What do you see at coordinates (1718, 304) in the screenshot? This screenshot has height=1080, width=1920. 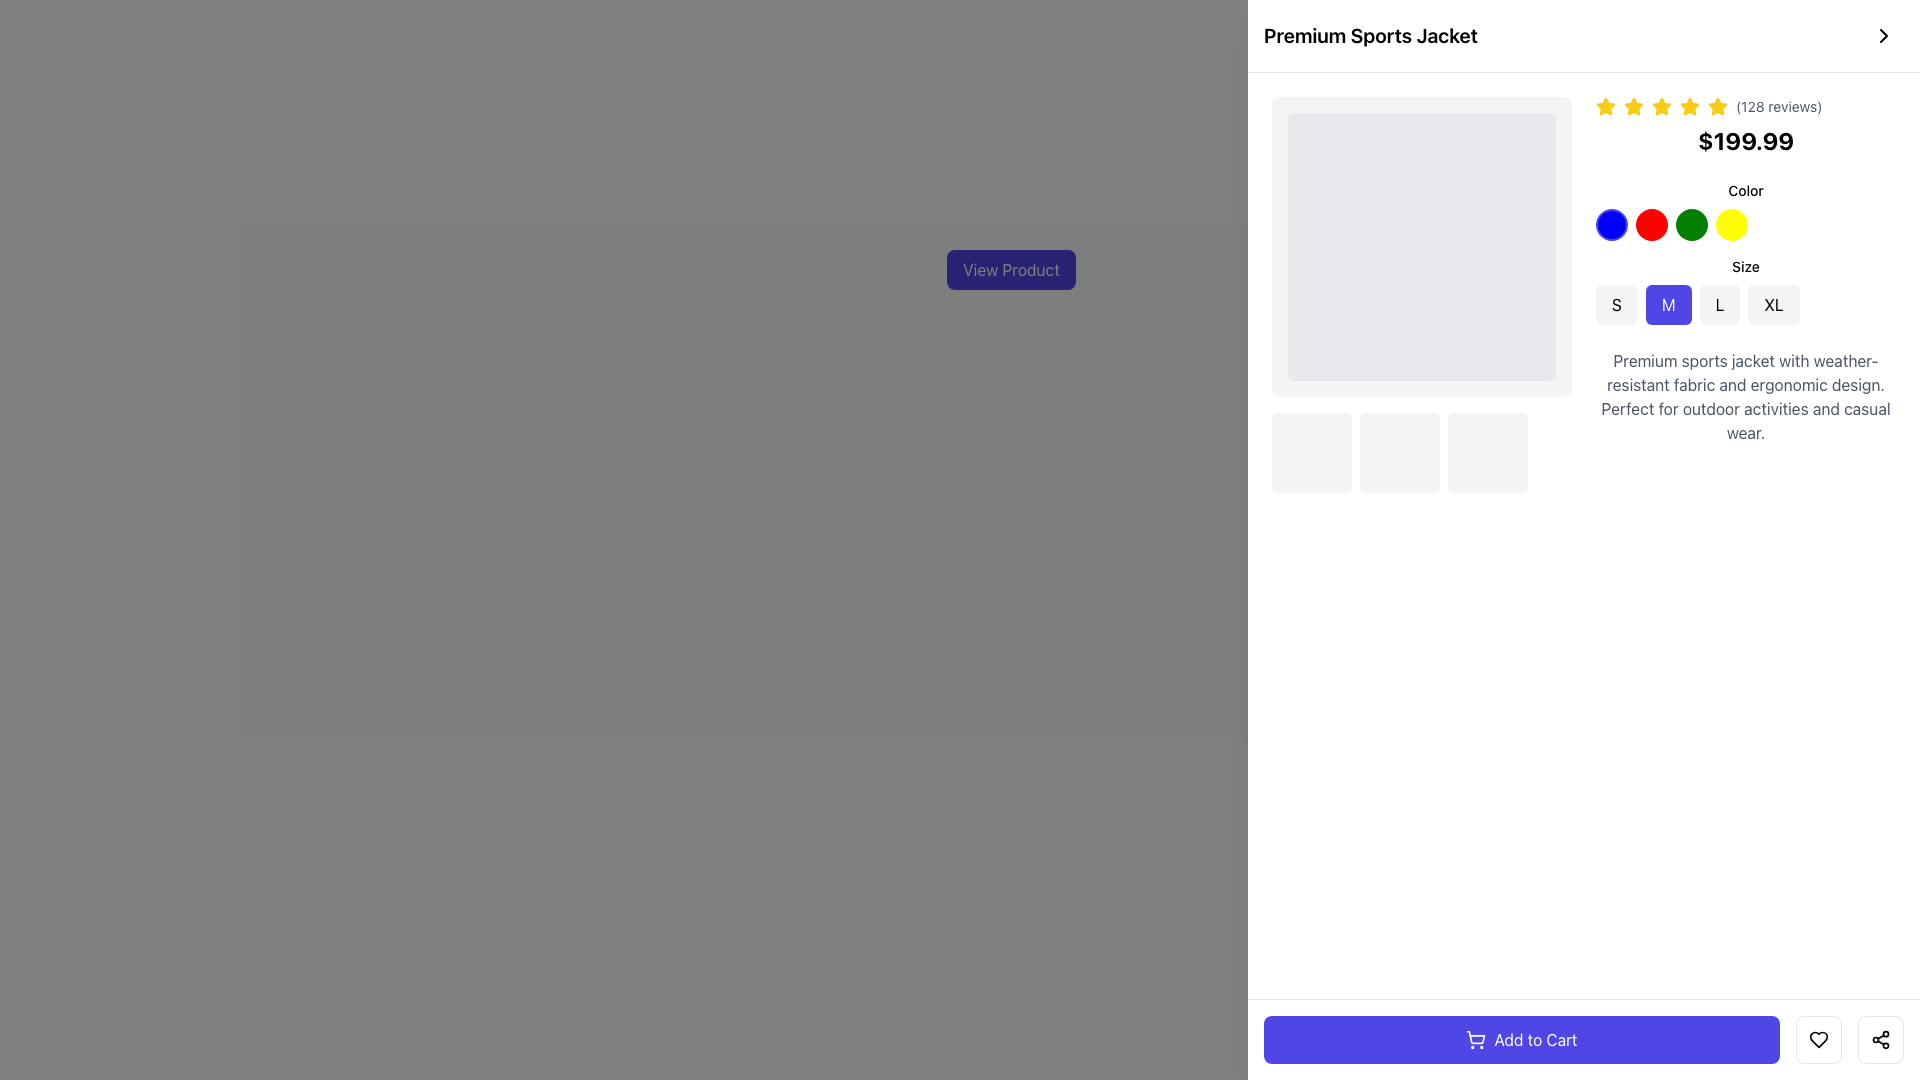 I see `the 'L' size selection button located between the 'M' and 'XL' buttons in the right panel` at bounding box center [1718, 304].